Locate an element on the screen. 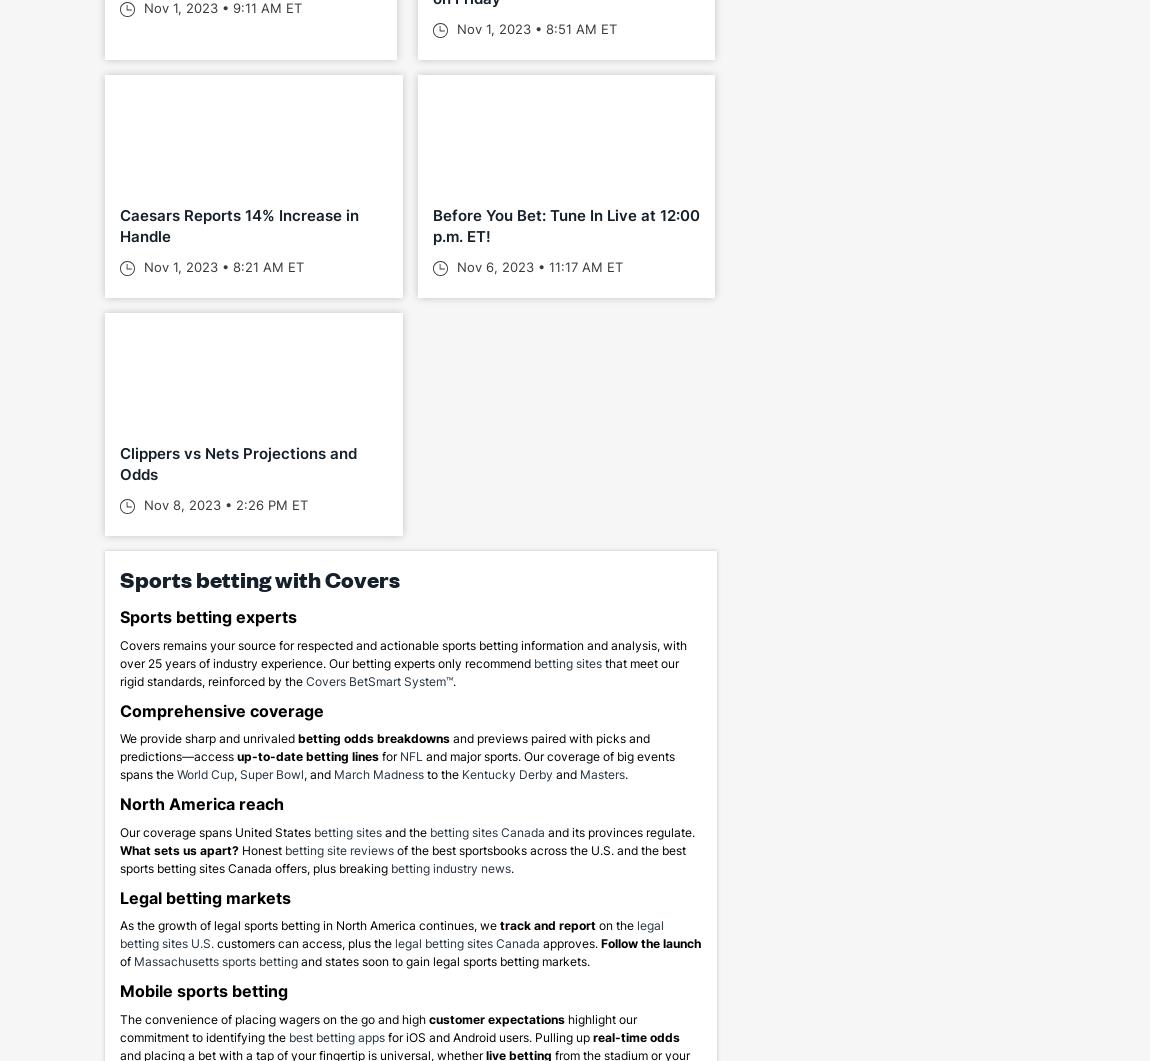 The image size is (1150, 1061). 'for iOS and Android users. Pulling up' is located at coordinates (385, 1035).